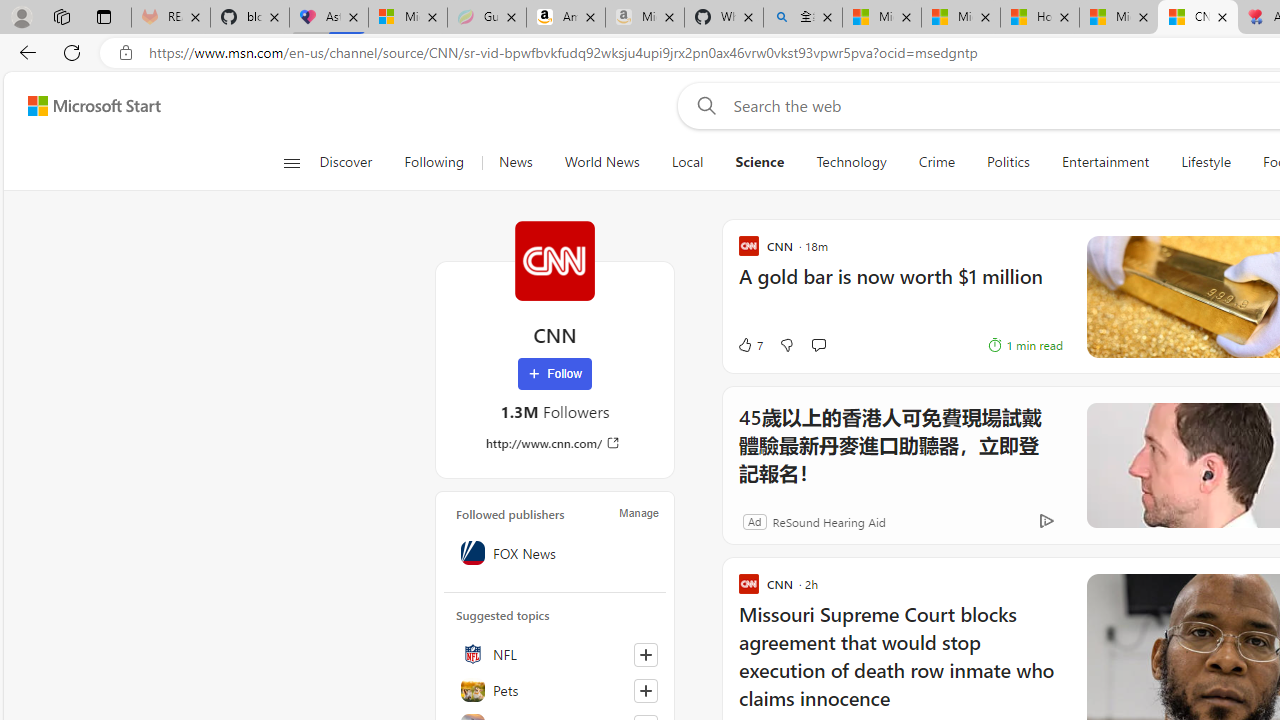 The width and height of the screenshot is (1280, 720). Describe the element at coordinates (515, 162) in the screenshot. I see `'News'` at that location.